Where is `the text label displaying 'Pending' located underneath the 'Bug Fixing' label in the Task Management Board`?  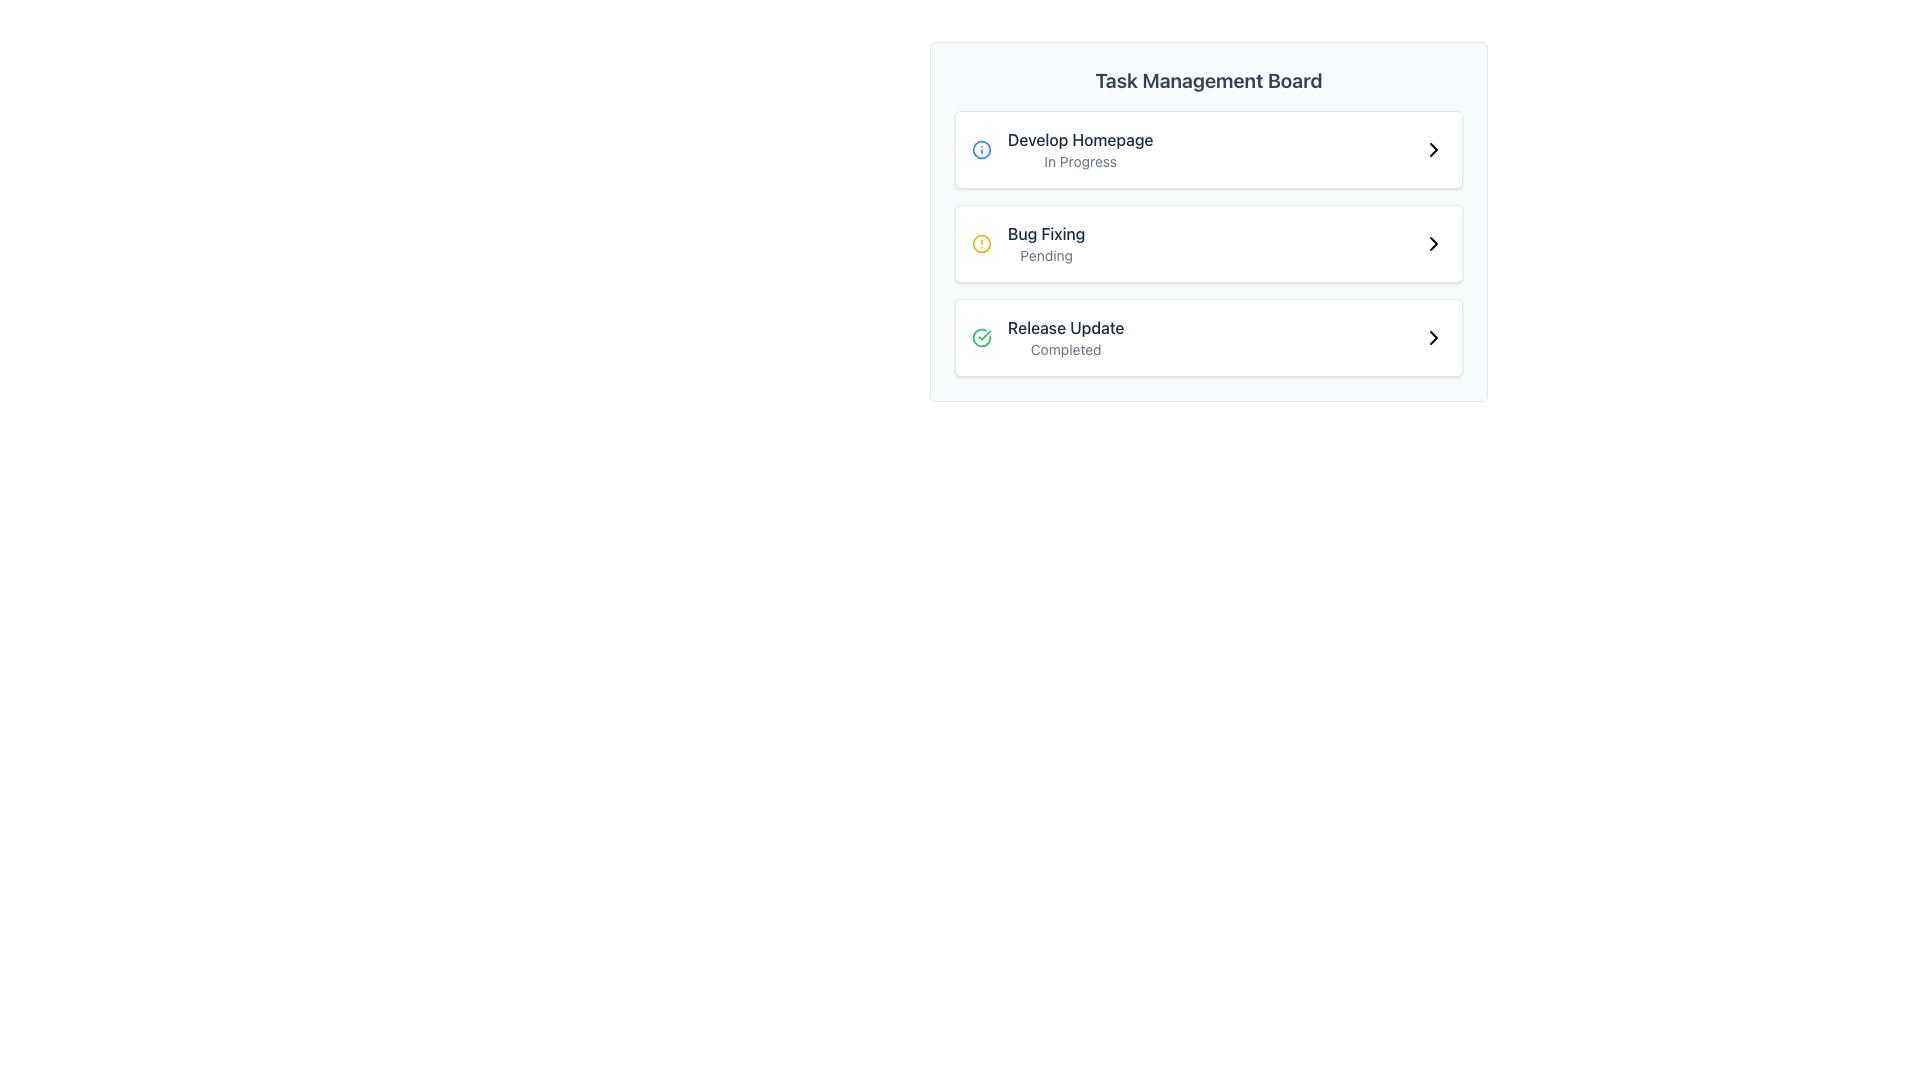
the text label displaying 'Pending' located underneath the 'Bug Fixing' label in the Task Management Board is located at coordinates (1045, 254).